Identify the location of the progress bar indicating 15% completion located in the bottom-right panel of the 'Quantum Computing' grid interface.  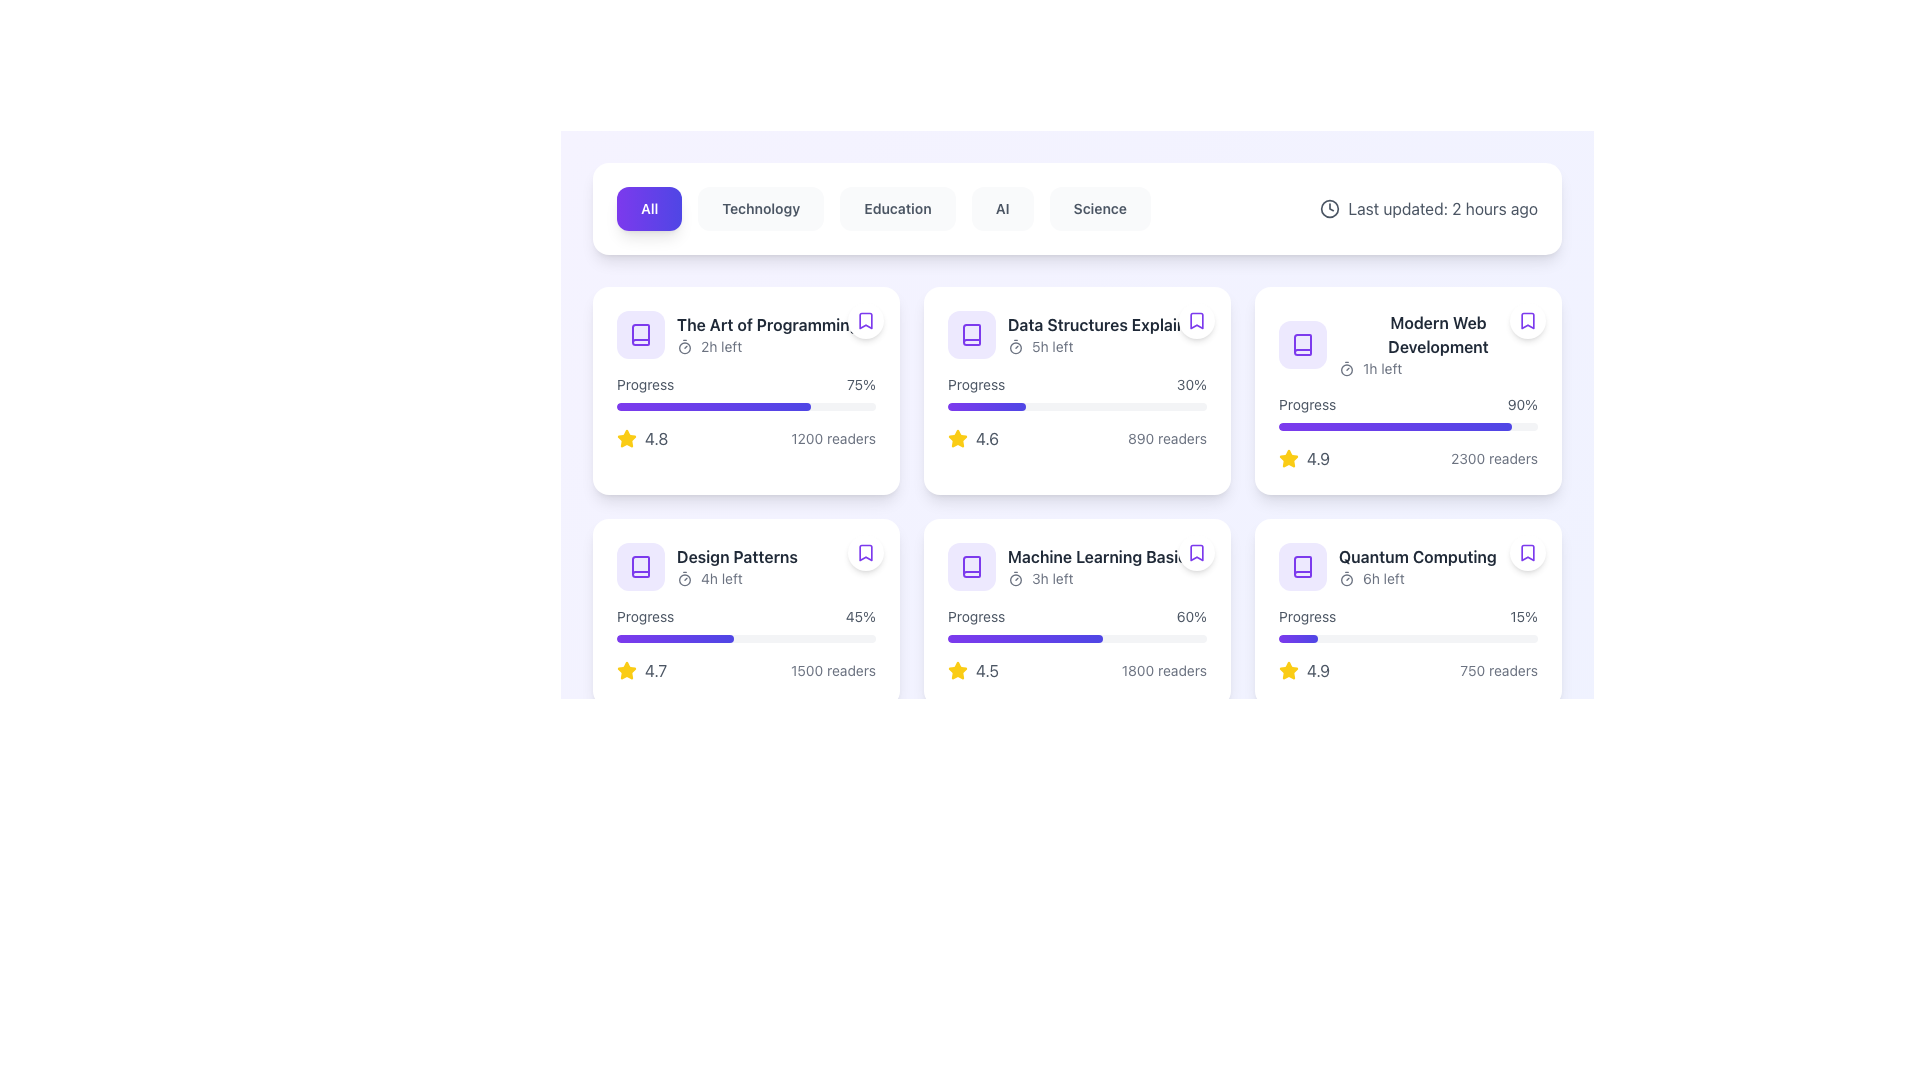
(1407, 623).